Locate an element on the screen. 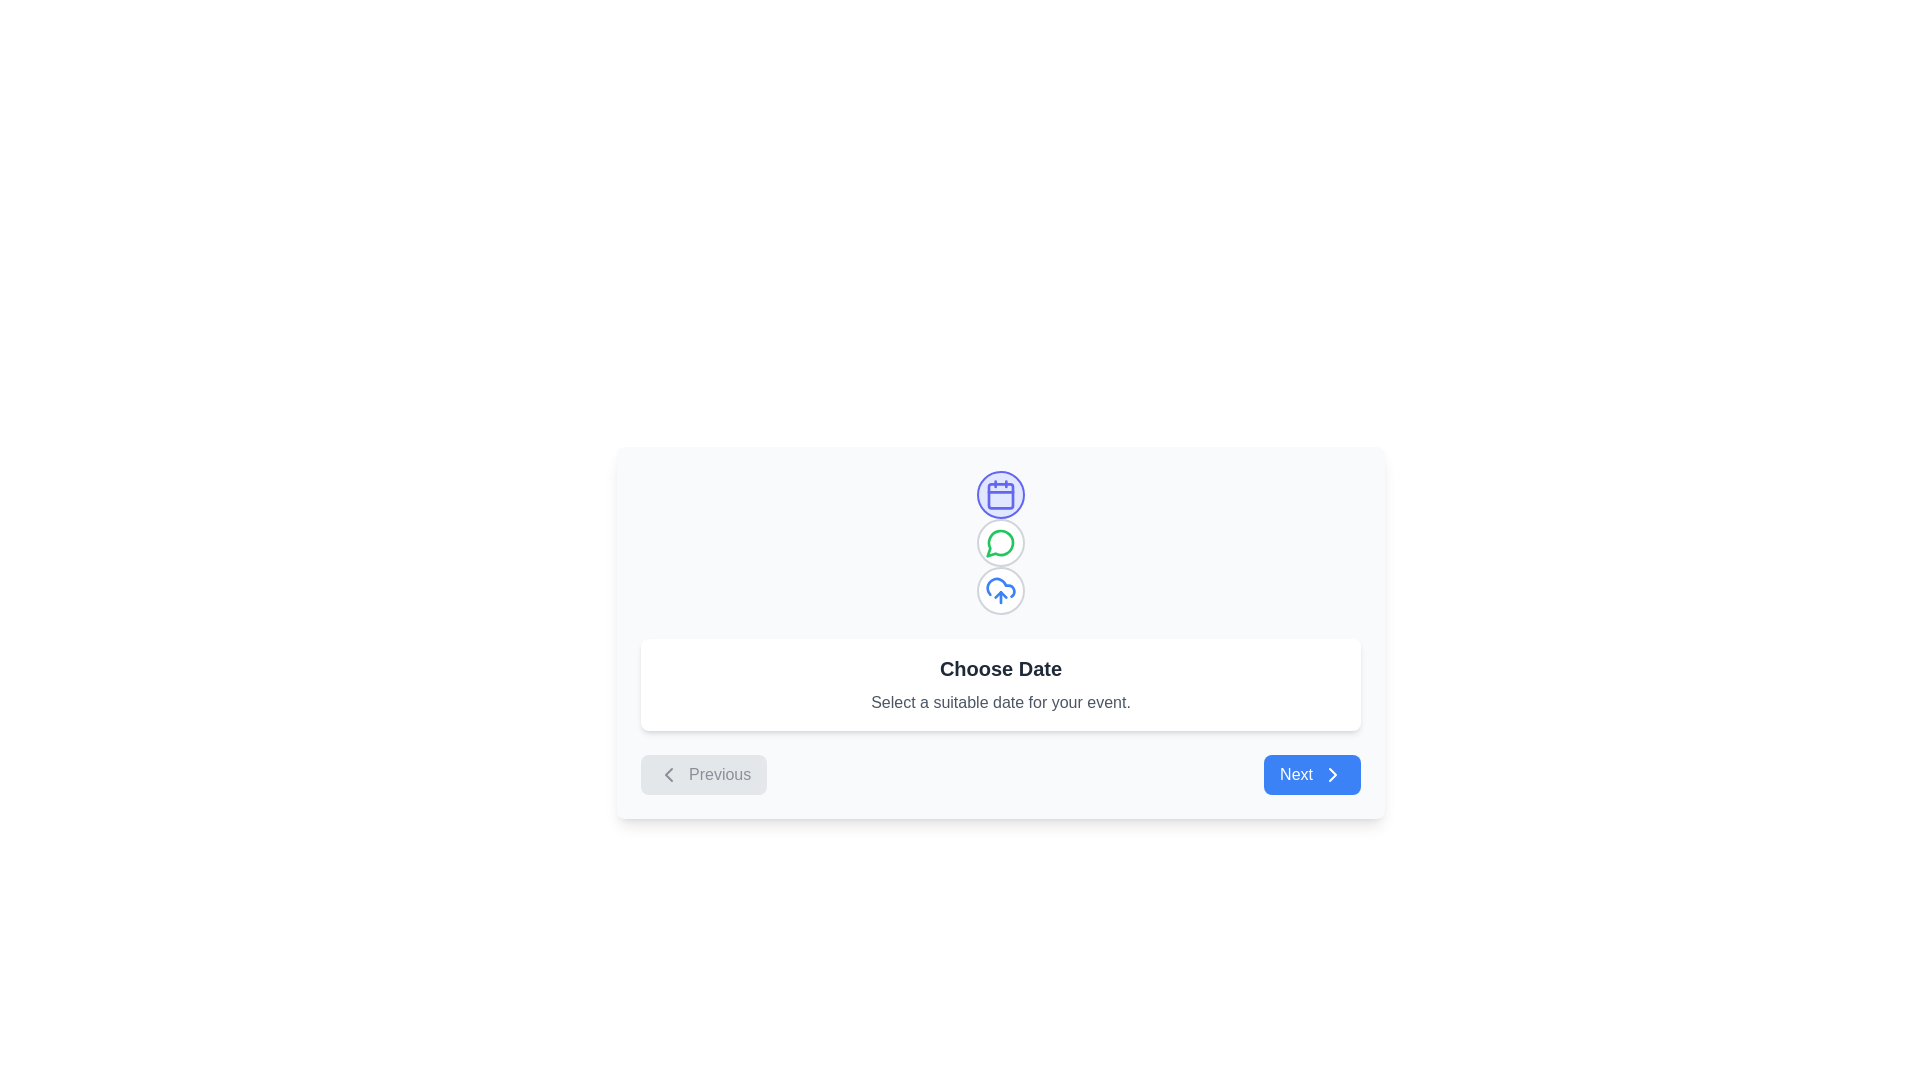 Image resolution: width=1920 pixels, height=1080 pixels. the calendar icon, which is the first icon in a vertical arrangement located just above the 'Choose Date' section is located at coordinates (1001, 494).